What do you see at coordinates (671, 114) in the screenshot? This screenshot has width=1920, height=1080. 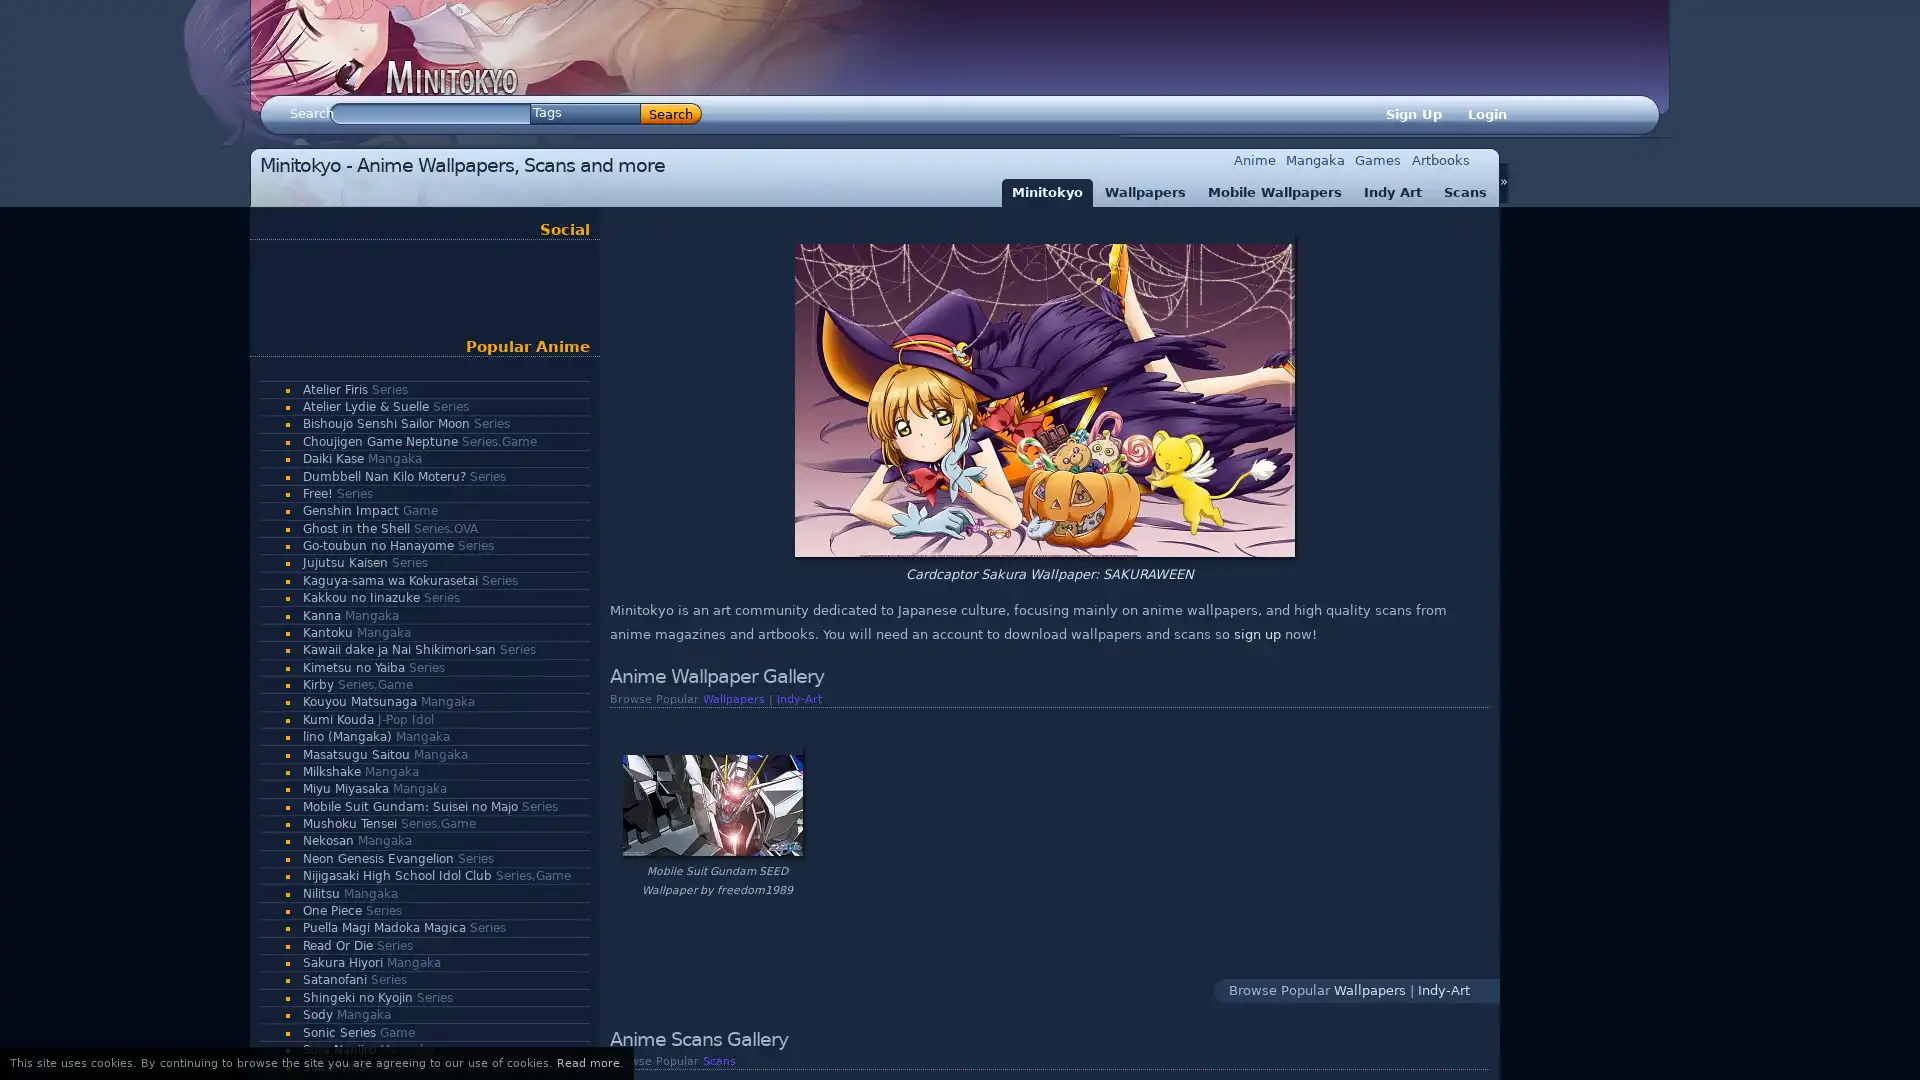 I see `Search` at bounding box center [671, 114].